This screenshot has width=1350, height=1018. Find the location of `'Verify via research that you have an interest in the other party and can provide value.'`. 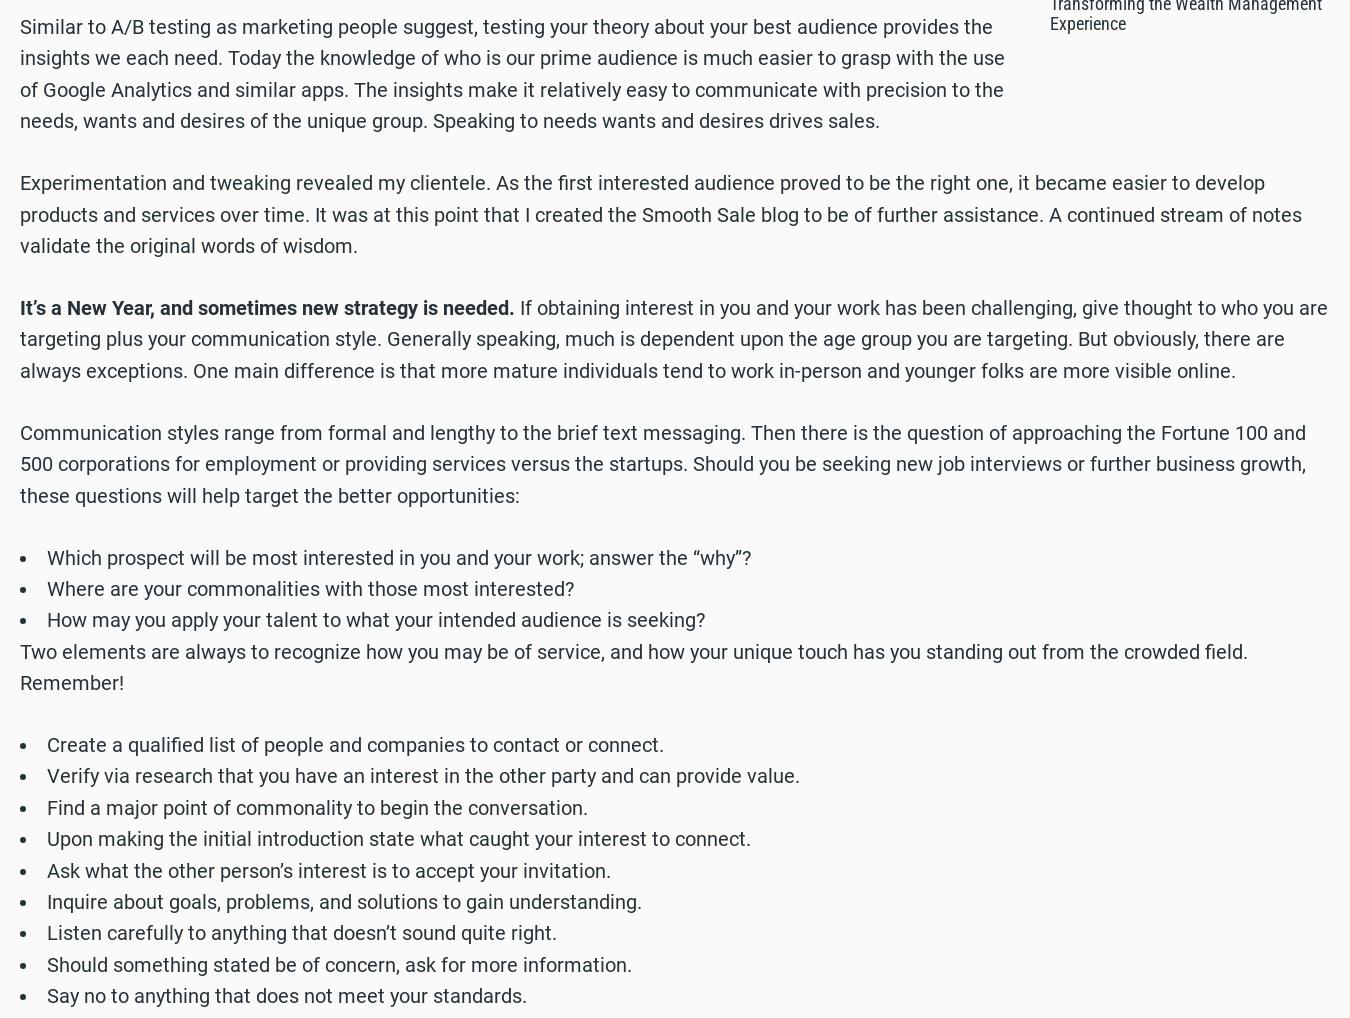

'Verify via research that you have an interest in the other party and can provide value.' is located at coordinates (422, 776).